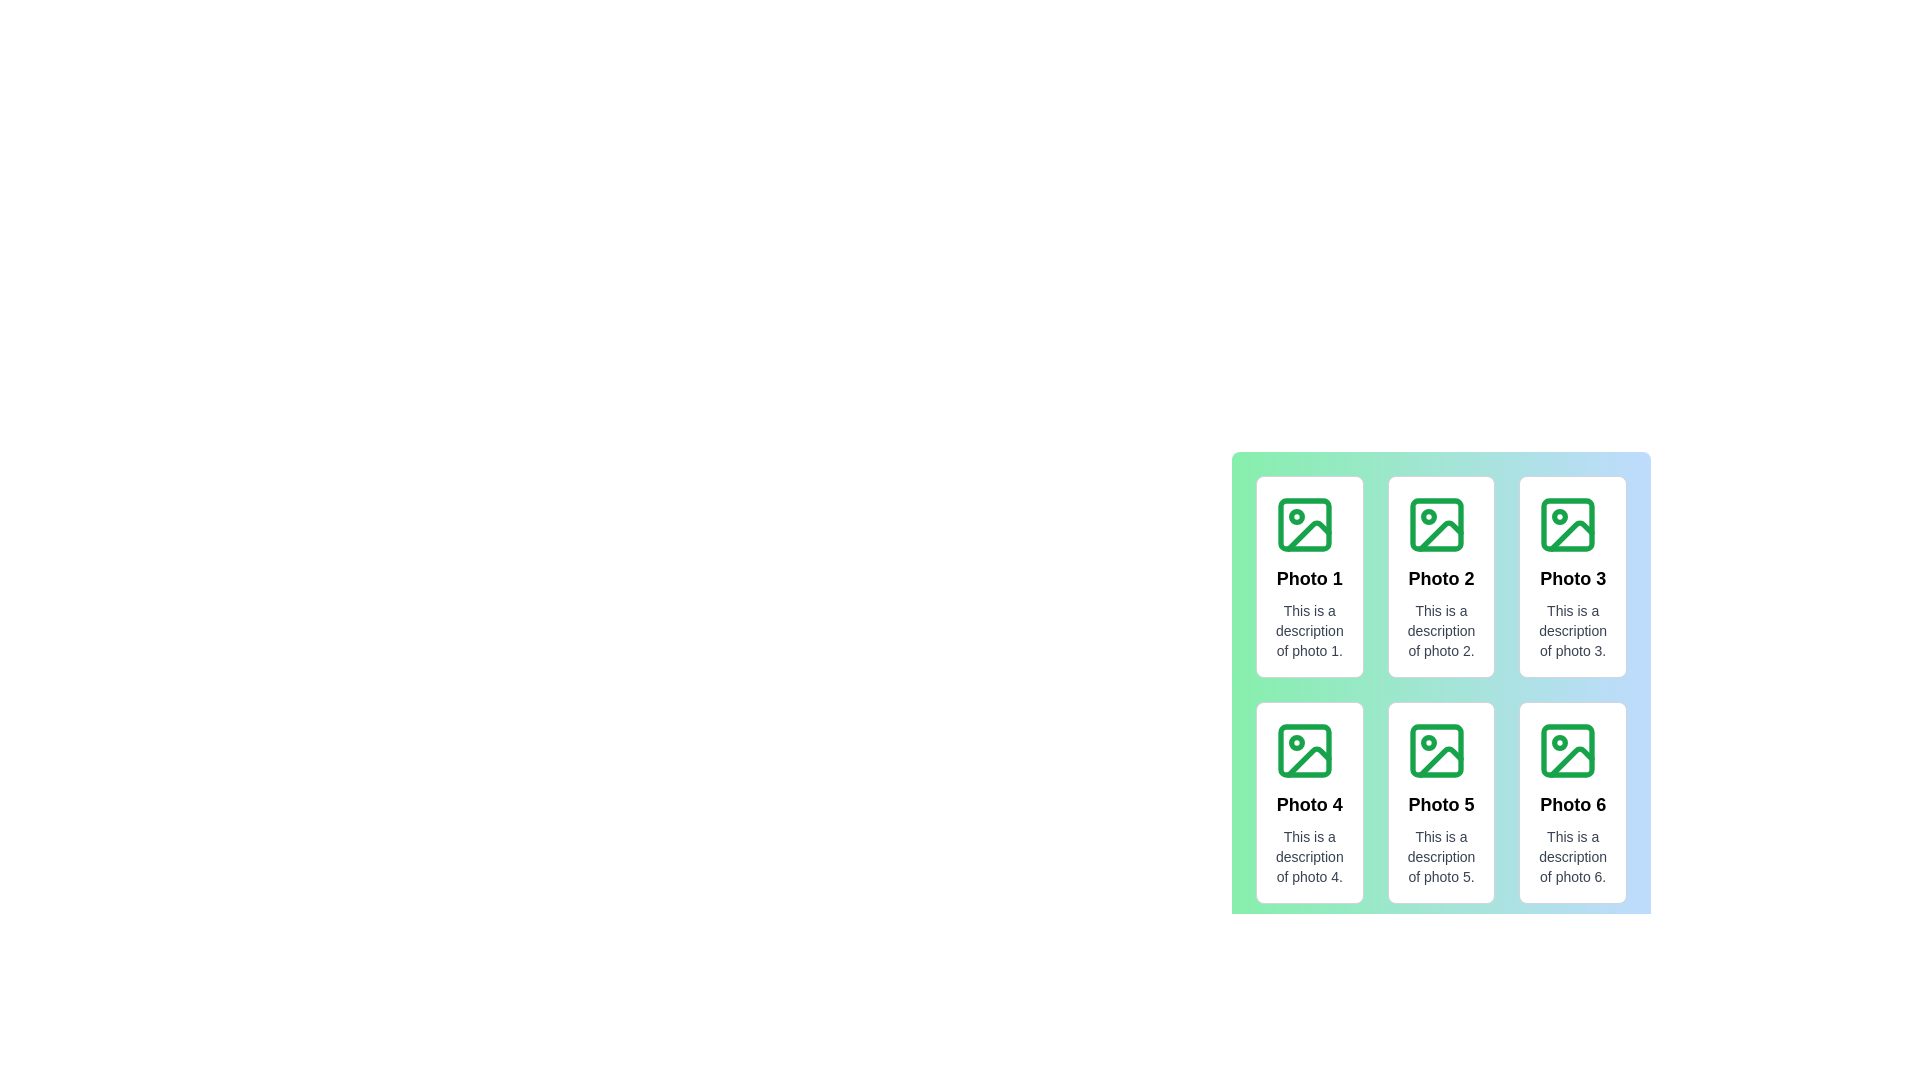 The height and width of the screenshot is (1080, 1920). Describe the element at coordinates (1441, 801) in the screenshot. I see `the photo with title Photo 5 to view the visual effects` at that location.